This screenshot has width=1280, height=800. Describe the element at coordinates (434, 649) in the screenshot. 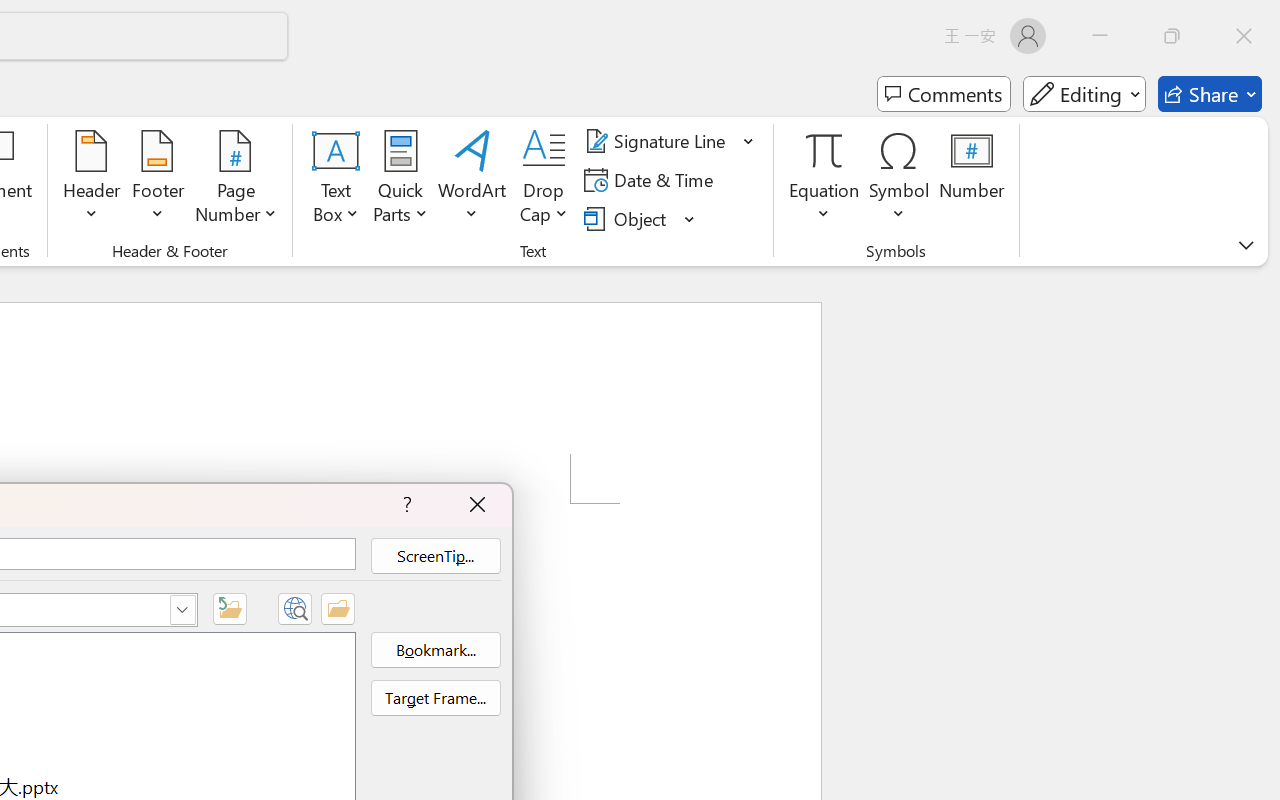

I see `'Bookmark...'` at that location.